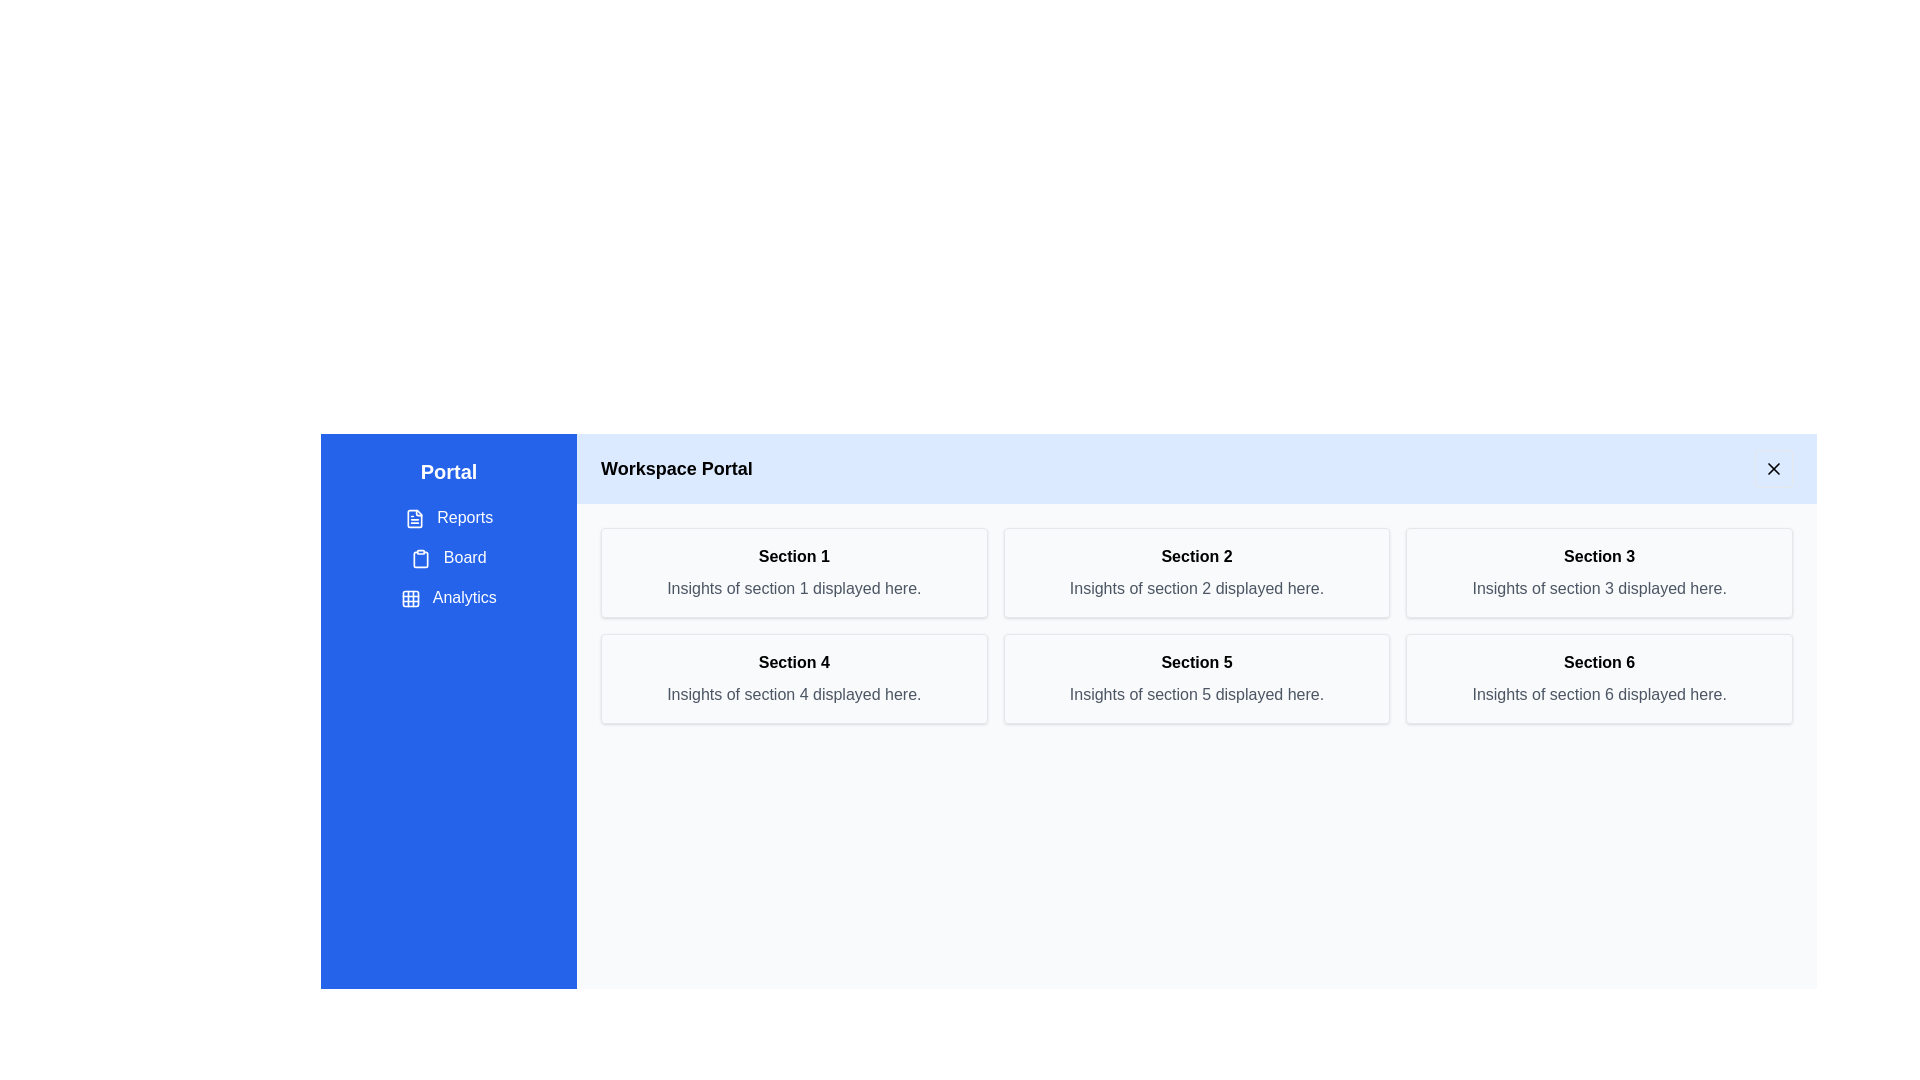  I want to click on the Text Label that provides details about the content or purpose of the 'Section 6' card, located in the last column of a two-row grid layout, directly below the text 'Section 6', so click(1598, 693).